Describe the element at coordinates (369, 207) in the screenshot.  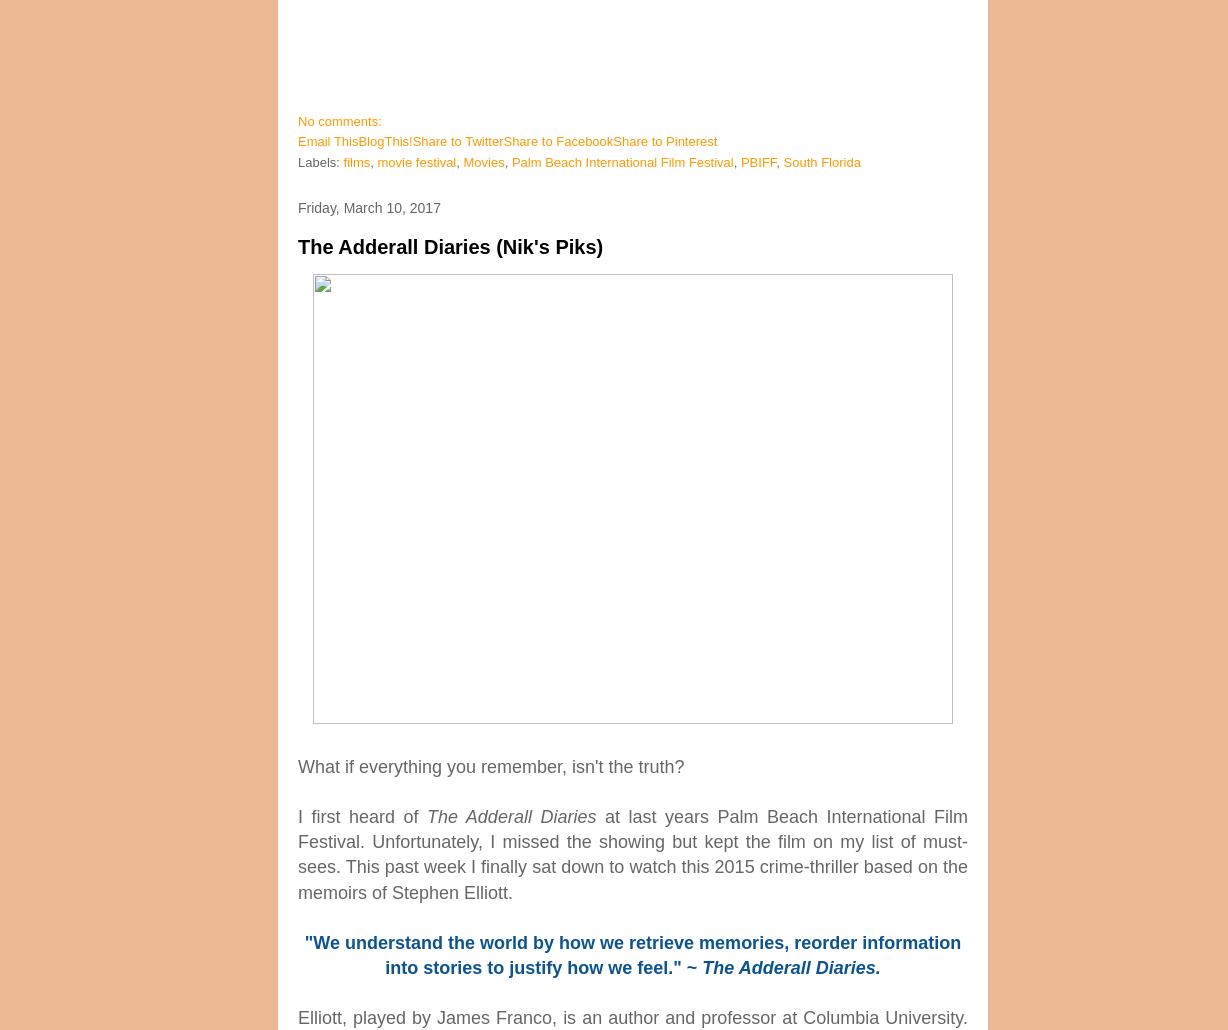
I see `'Friday, March 10, 2017'` at that location.